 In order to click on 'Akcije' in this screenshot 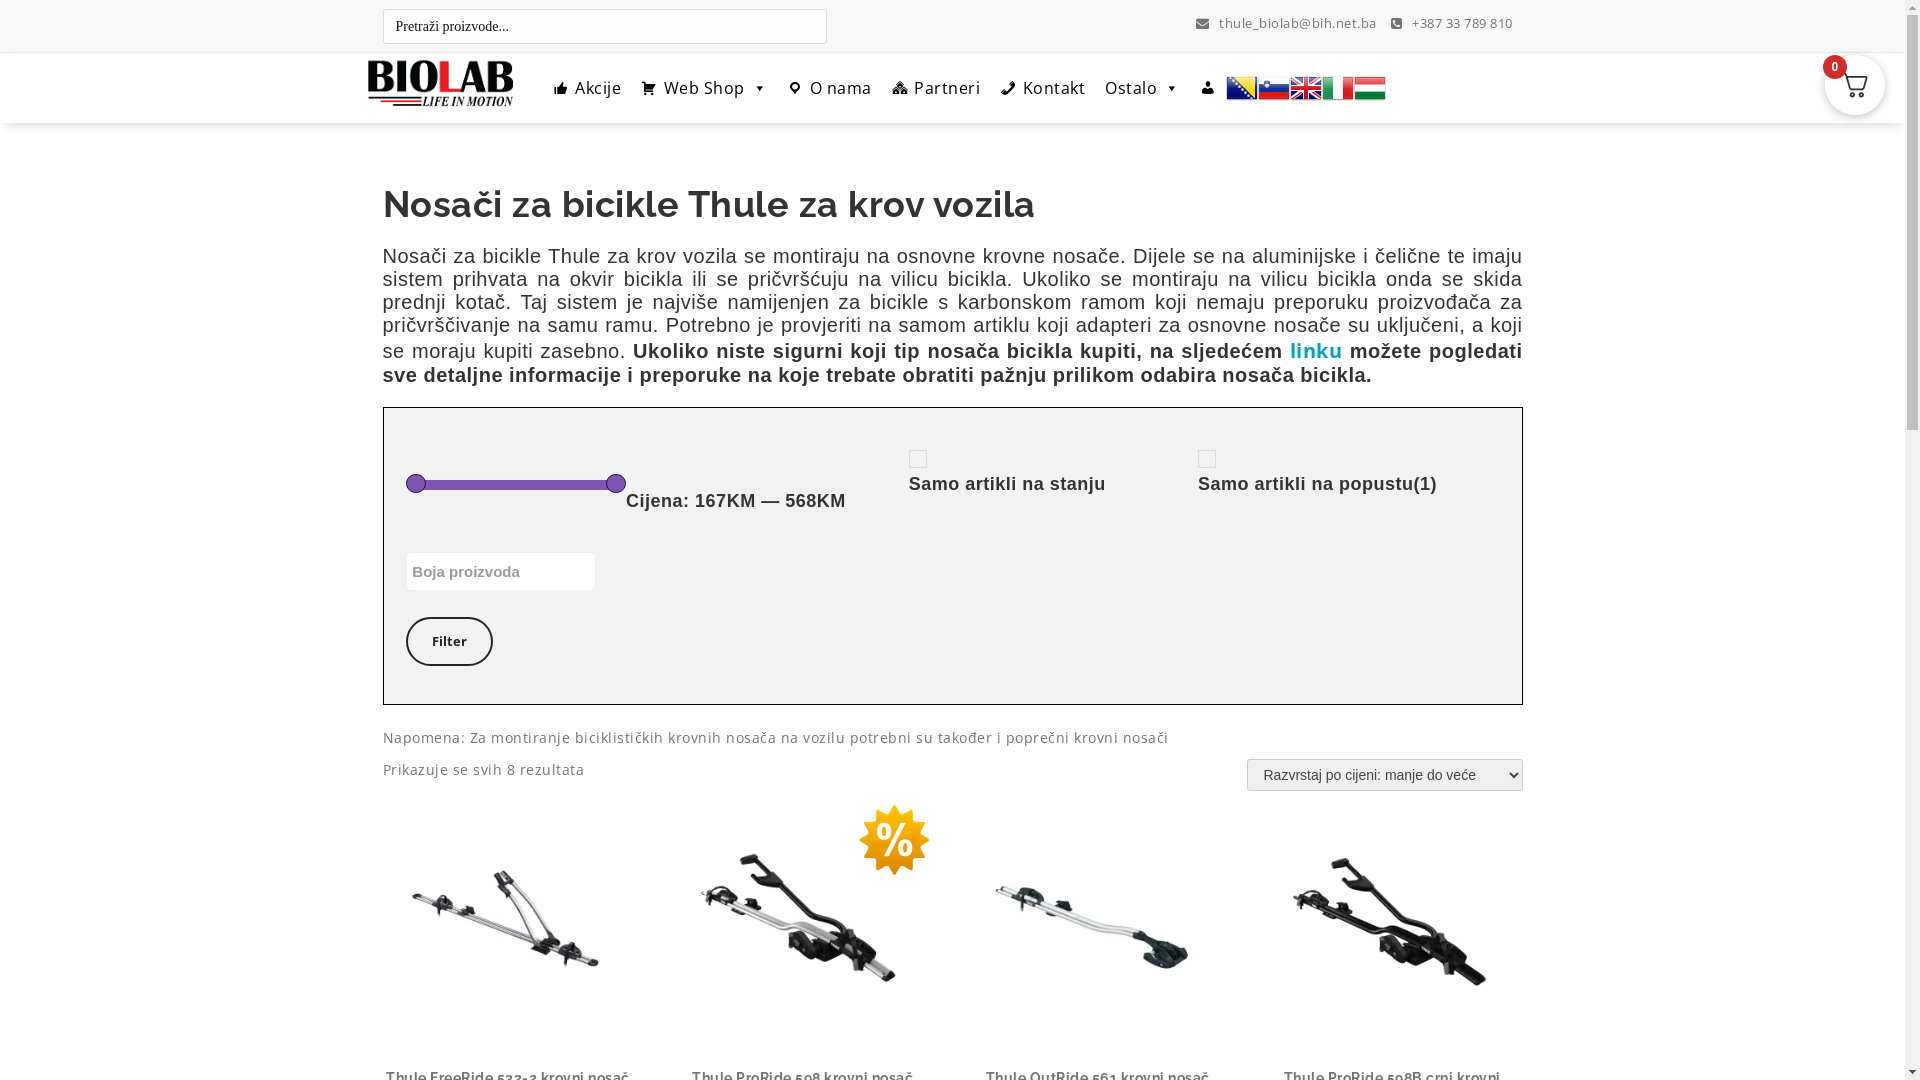, I will do `click(585, 87)`.